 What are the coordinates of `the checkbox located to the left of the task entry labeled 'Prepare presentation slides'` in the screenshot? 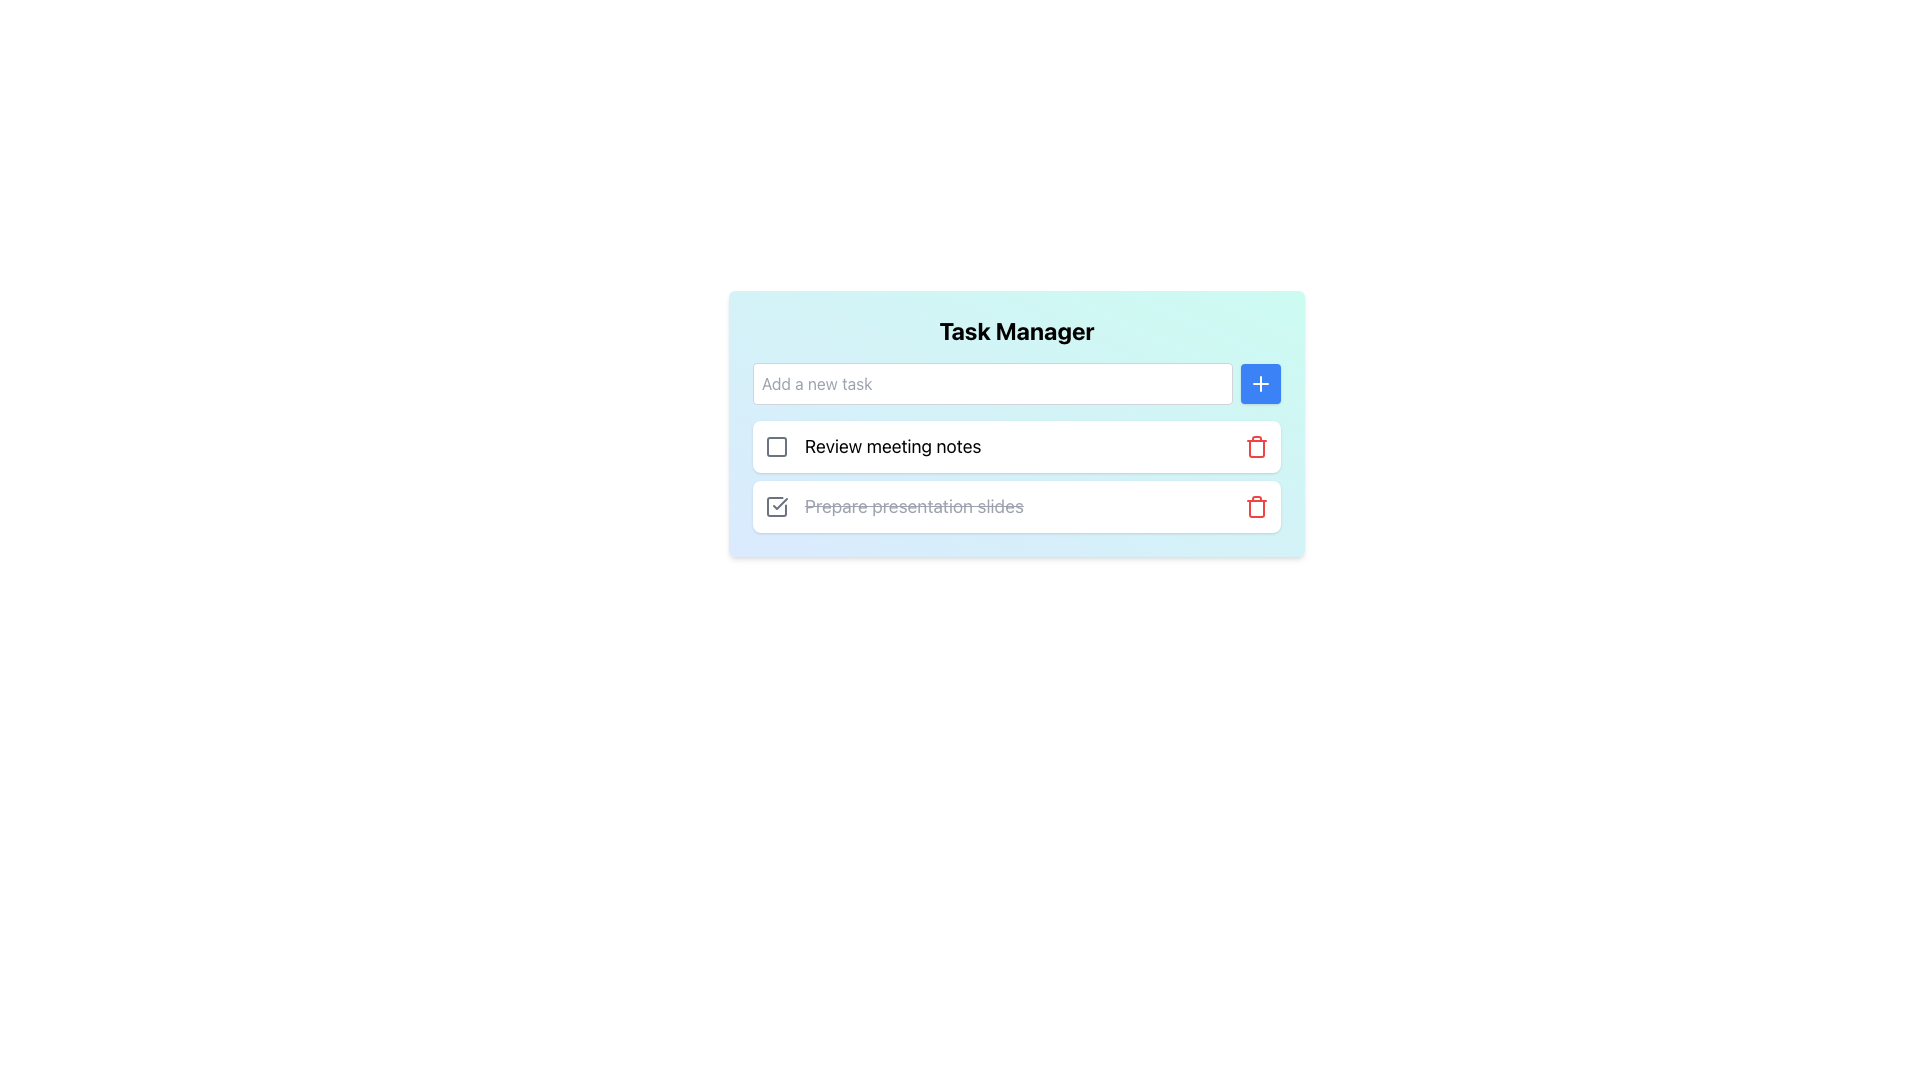 It's located at (776, 505).